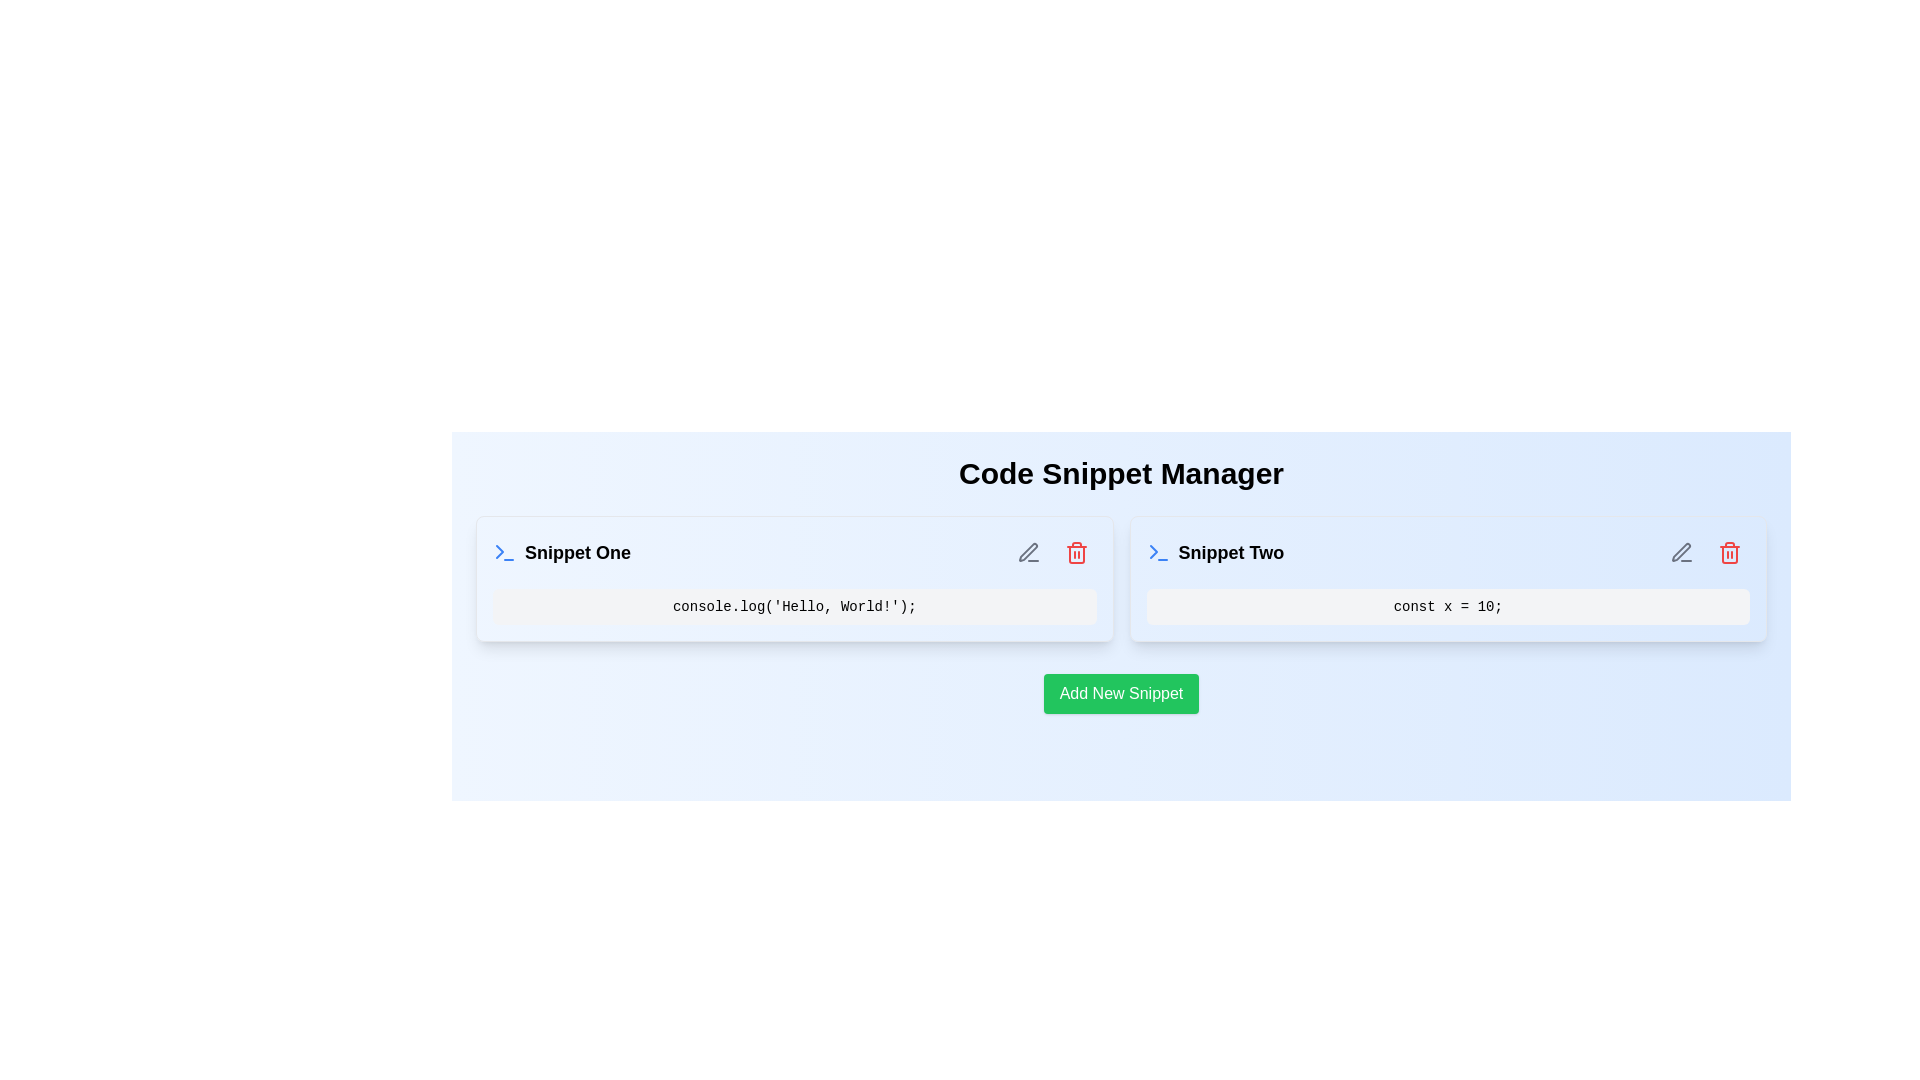 This screenshot has height=1080, width=1920. I want to click on the 'Add New Snippet' button with a green background and white text, so click(1121, 693).